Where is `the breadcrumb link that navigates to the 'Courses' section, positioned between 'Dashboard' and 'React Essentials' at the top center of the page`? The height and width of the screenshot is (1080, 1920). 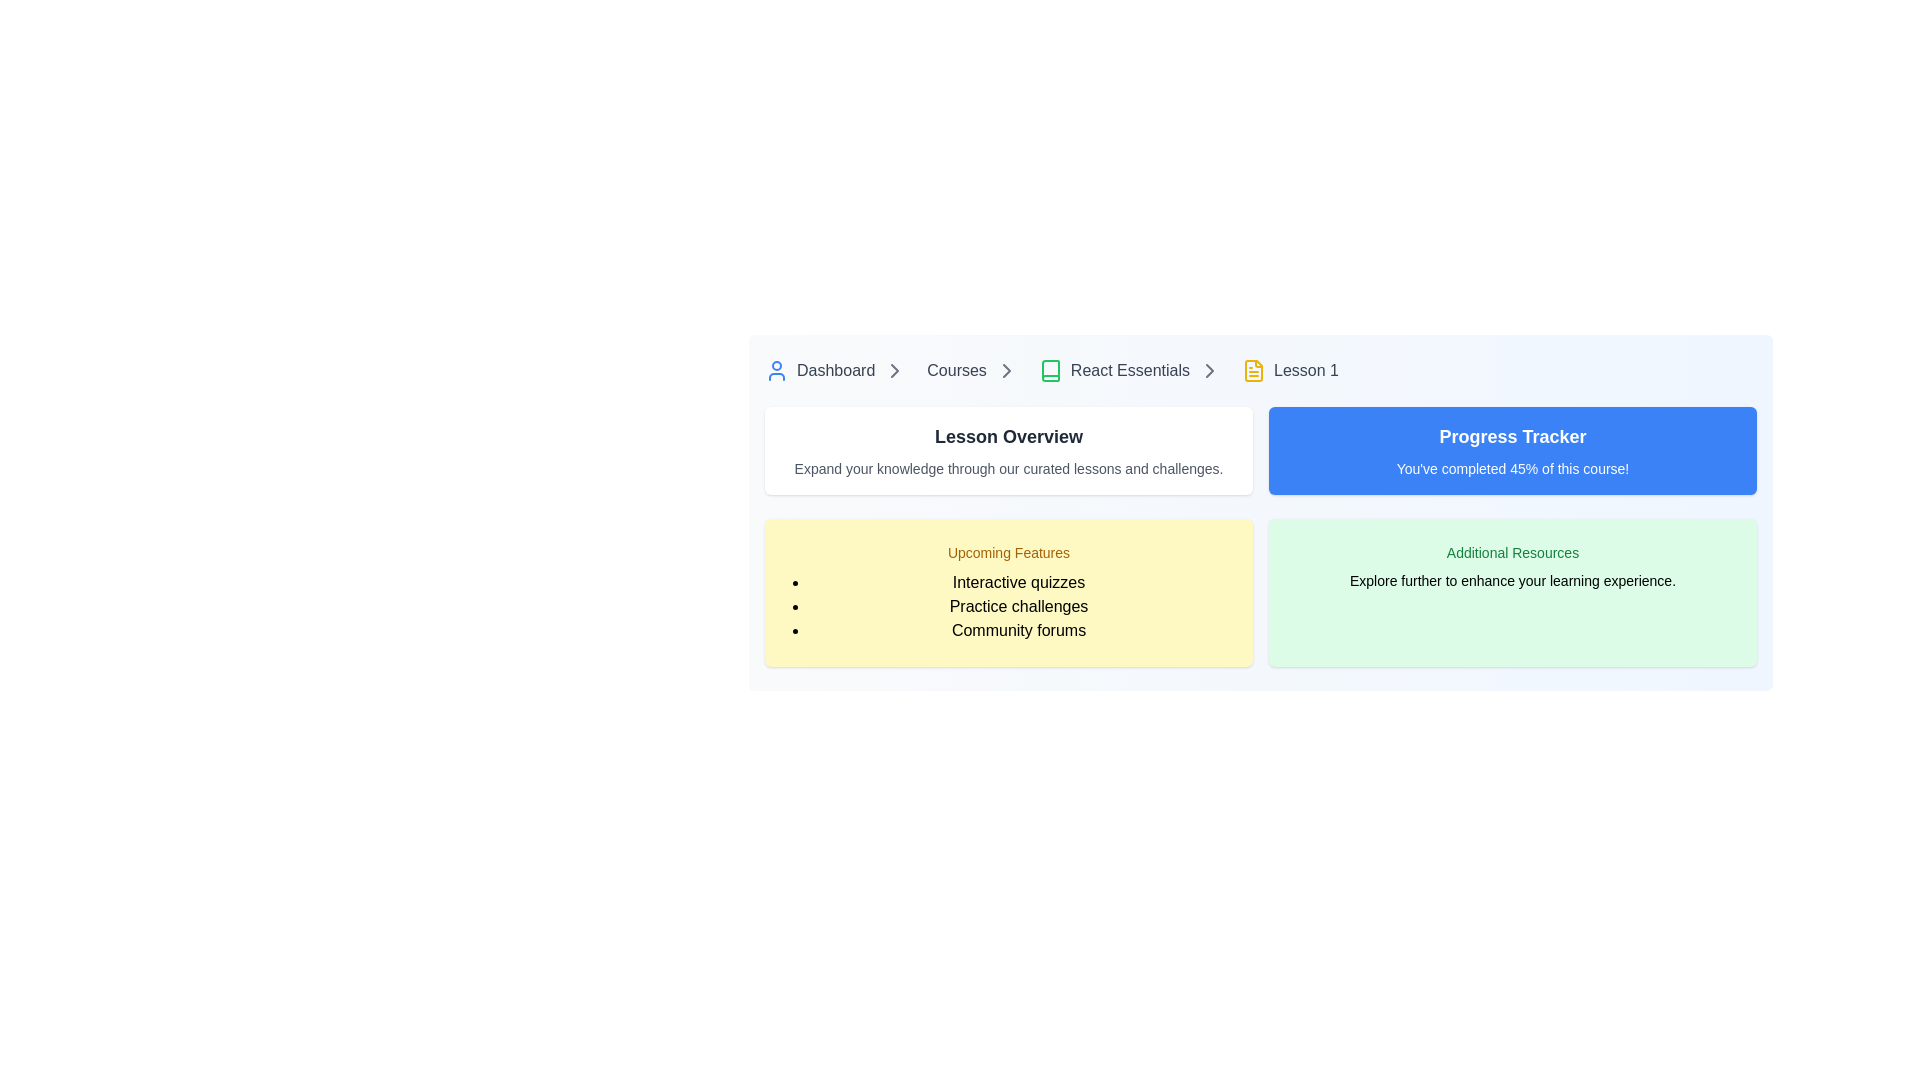 the breadcrumb link that navigates to the 'Courses' section, positioned between 'Dashboard' and 'React Essentials' at the top center of the page is located at coordinates (977, 370).